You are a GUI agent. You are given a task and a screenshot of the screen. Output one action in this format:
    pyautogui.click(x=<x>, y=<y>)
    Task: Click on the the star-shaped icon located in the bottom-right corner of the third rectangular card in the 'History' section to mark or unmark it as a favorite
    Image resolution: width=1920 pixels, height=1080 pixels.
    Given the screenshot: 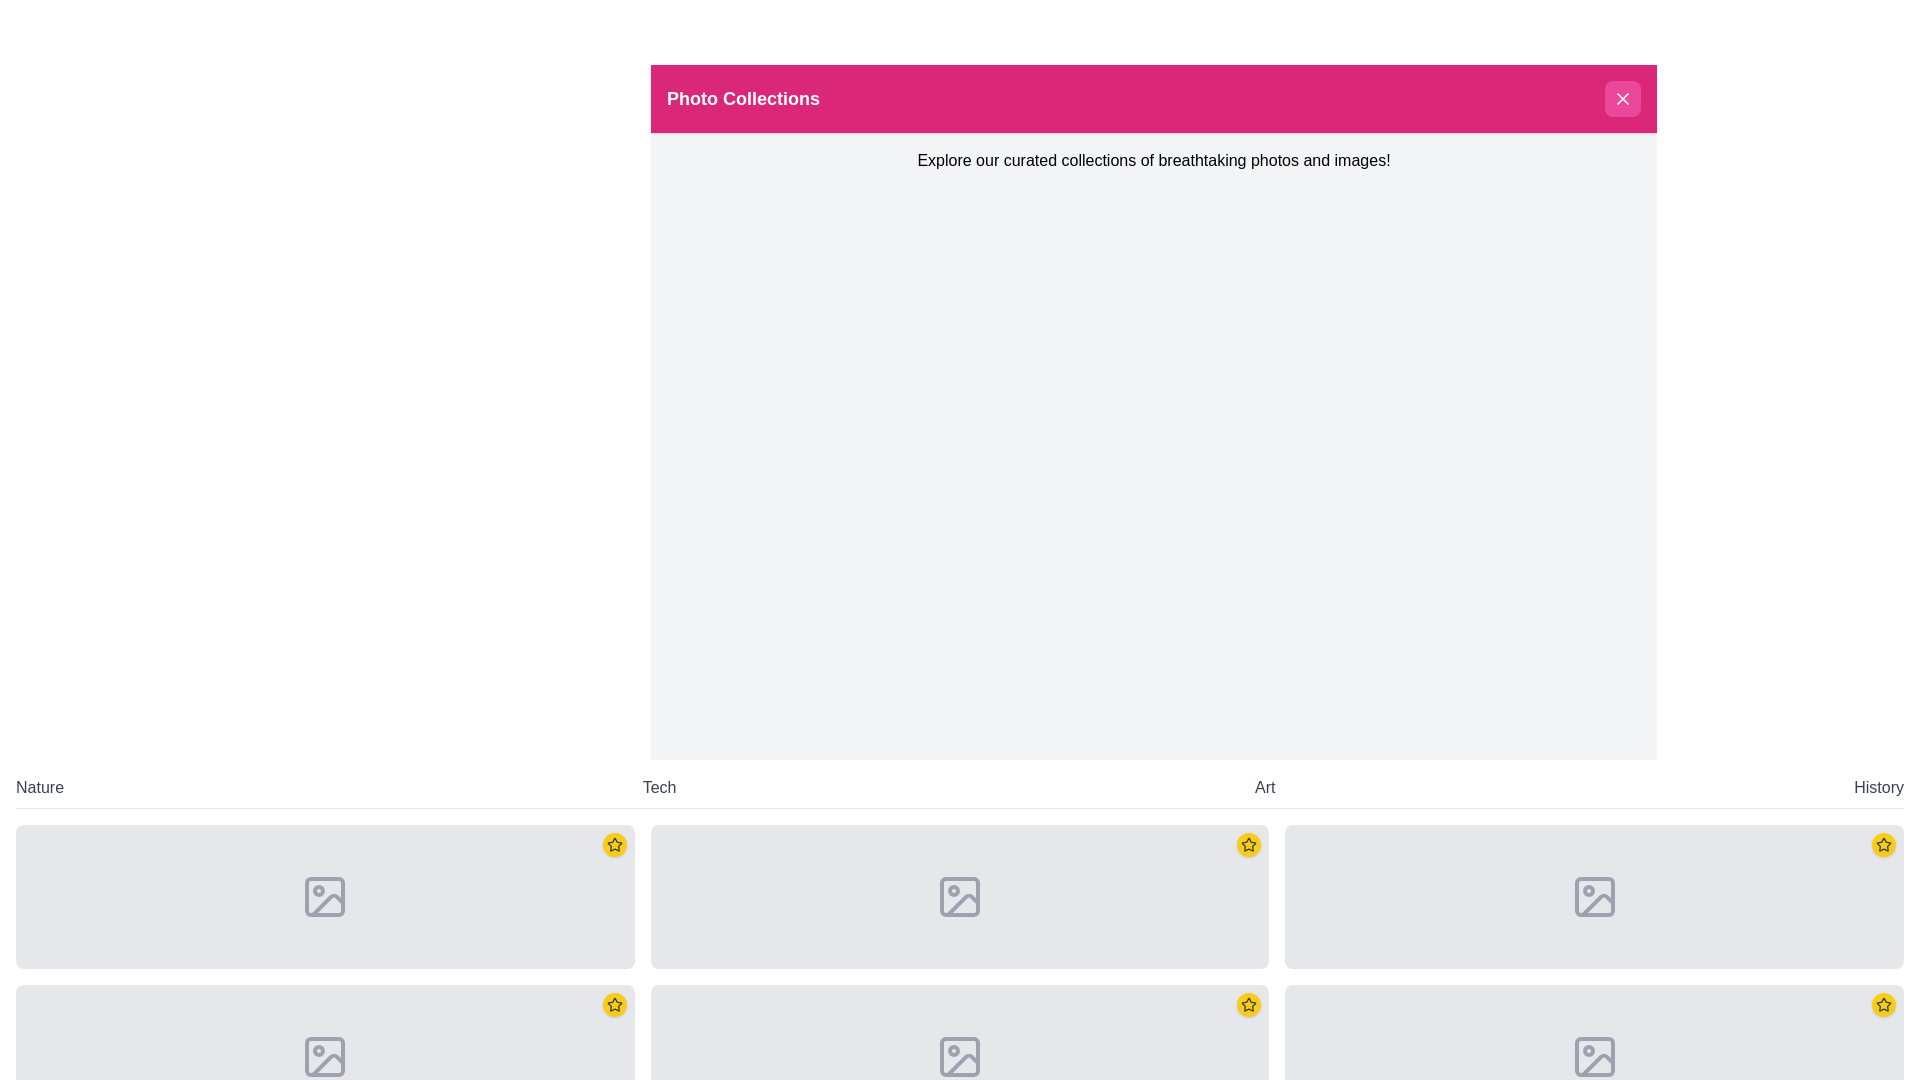 What is the action you would take?
    pyautogui.click(x=1882, y=844)
    